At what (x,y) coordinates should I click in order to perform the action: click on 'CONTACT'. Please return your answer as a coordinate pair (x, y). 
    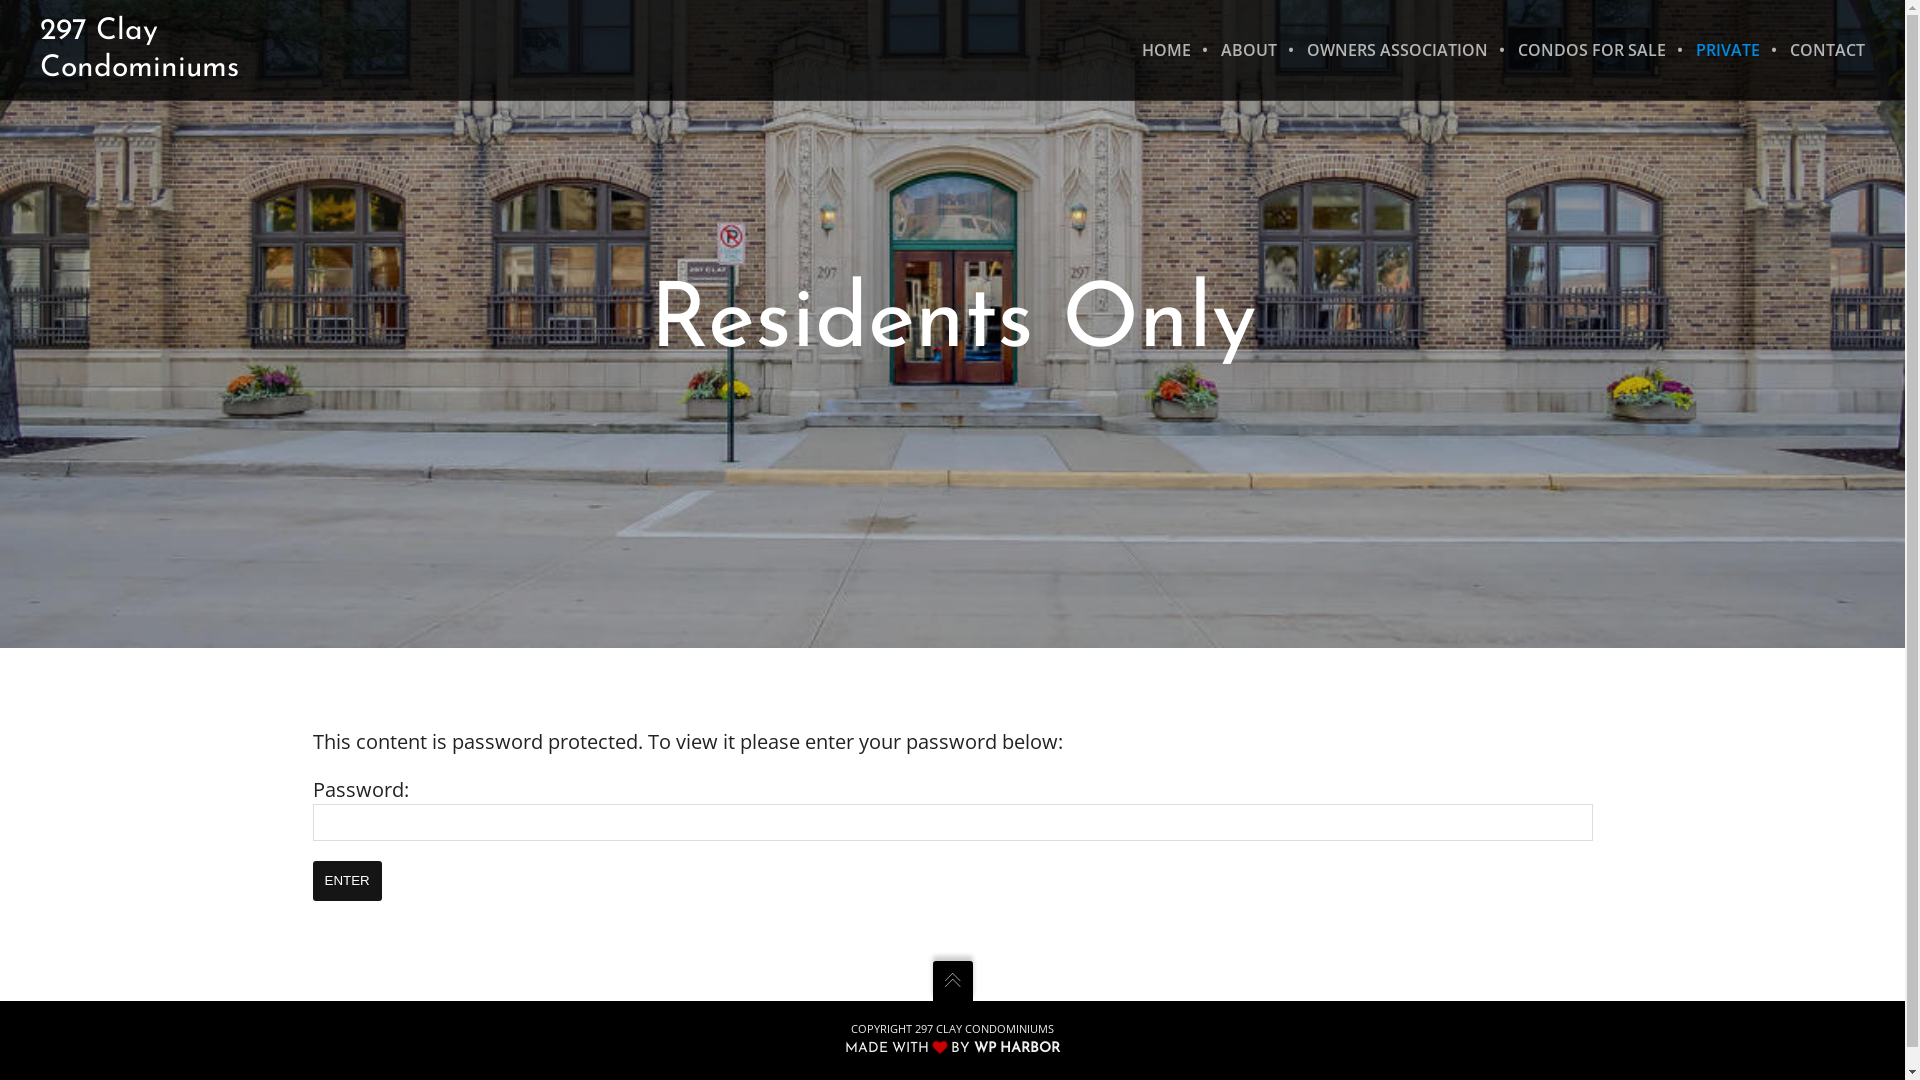
    Looking at the image, I should click on (1819, 49).